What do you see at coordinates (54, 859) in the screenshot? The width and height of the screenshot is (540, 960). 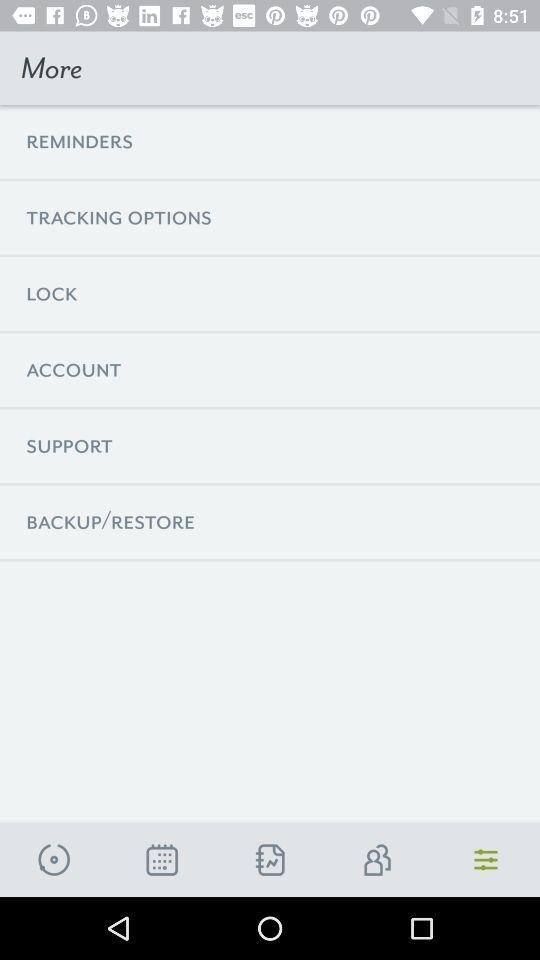 I see `the time icon` at bounding box center [54, 859].